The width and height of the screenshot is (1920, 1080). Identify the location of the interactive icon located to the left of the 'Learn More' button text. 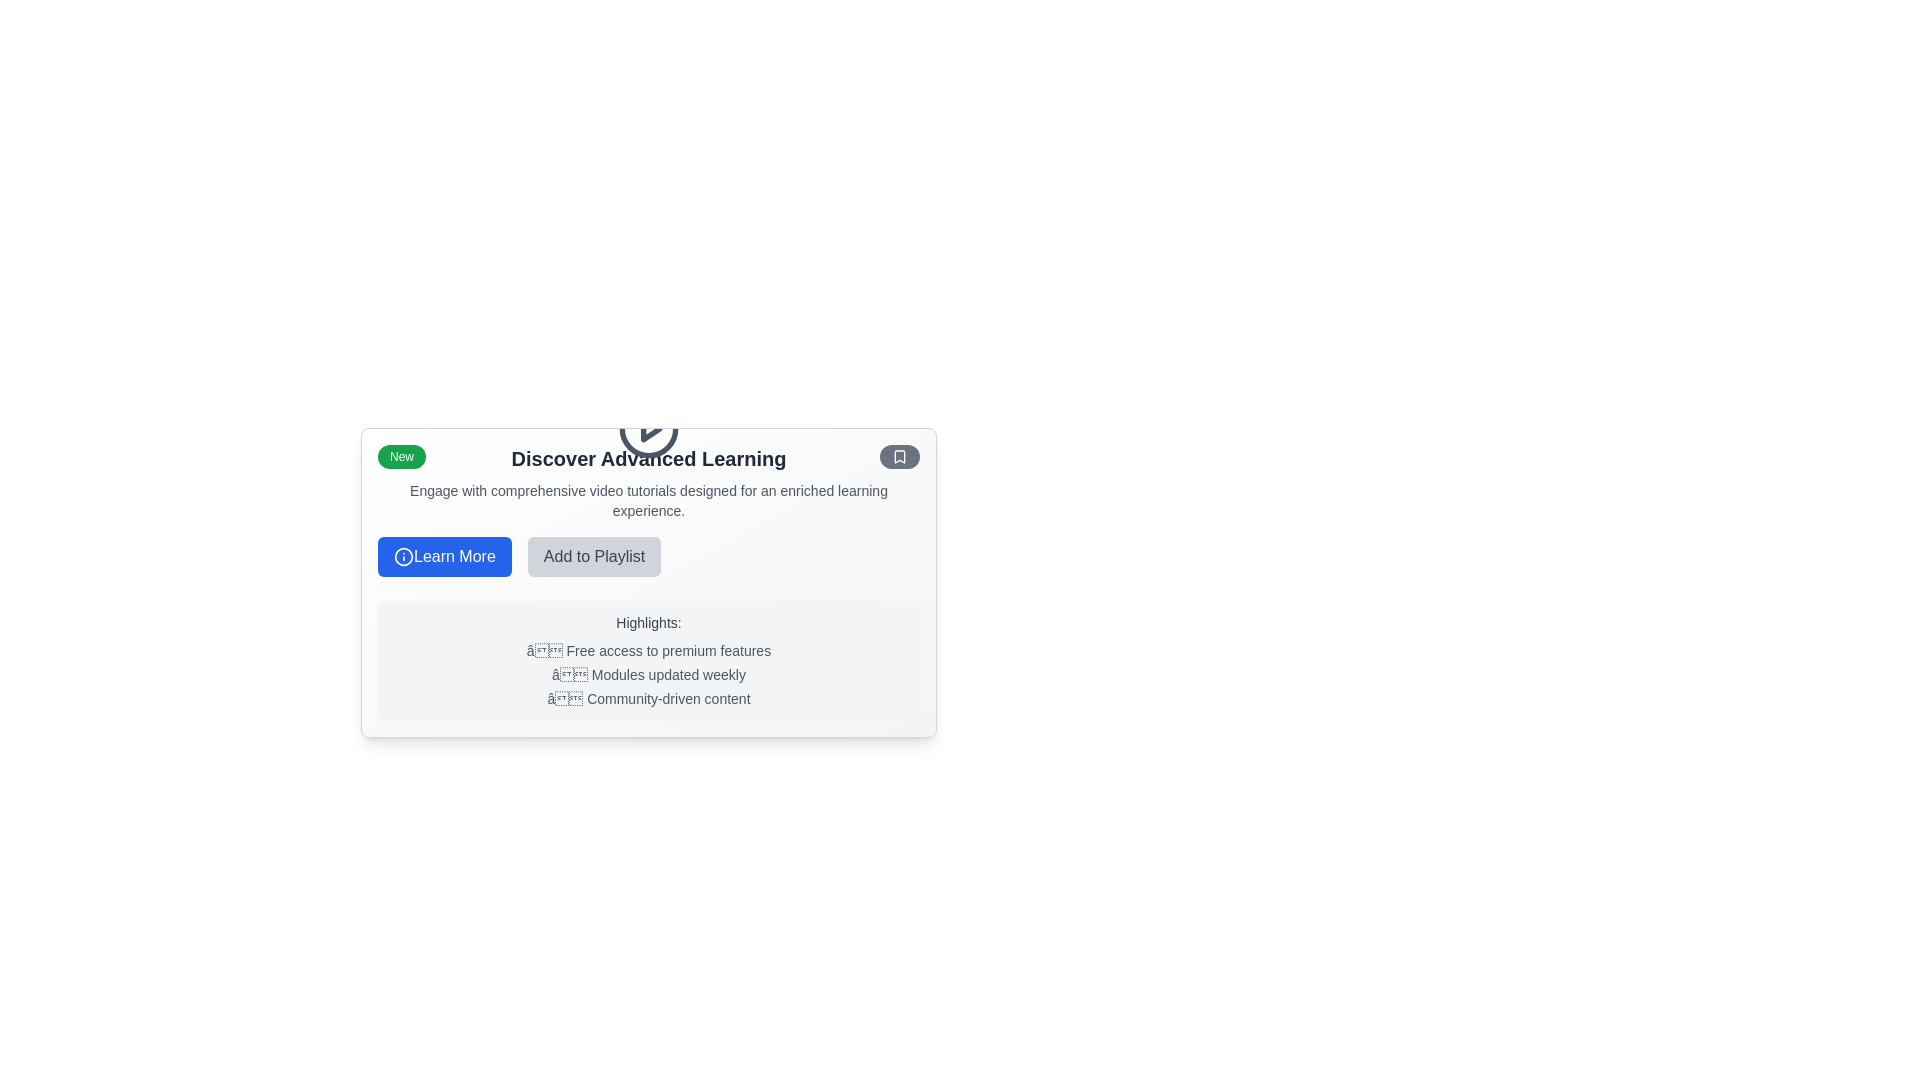
(402, 556).